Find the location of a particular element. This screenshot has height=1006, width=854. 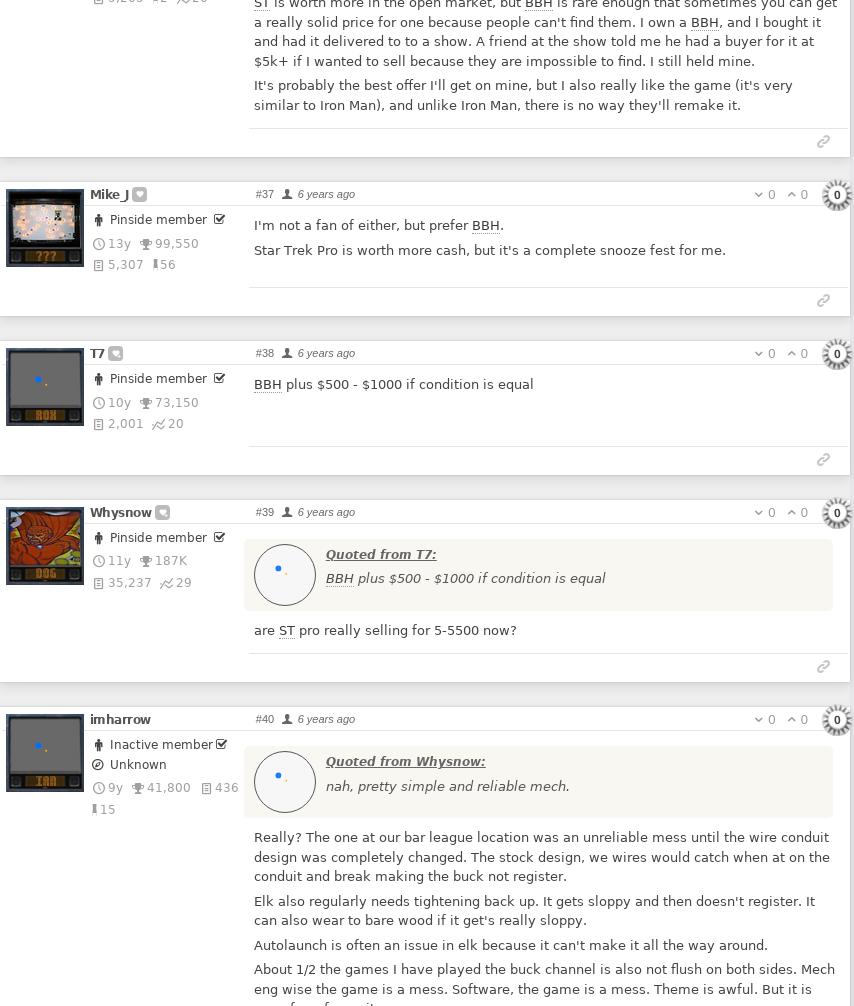

'56' is located at coordinates (160, 263).